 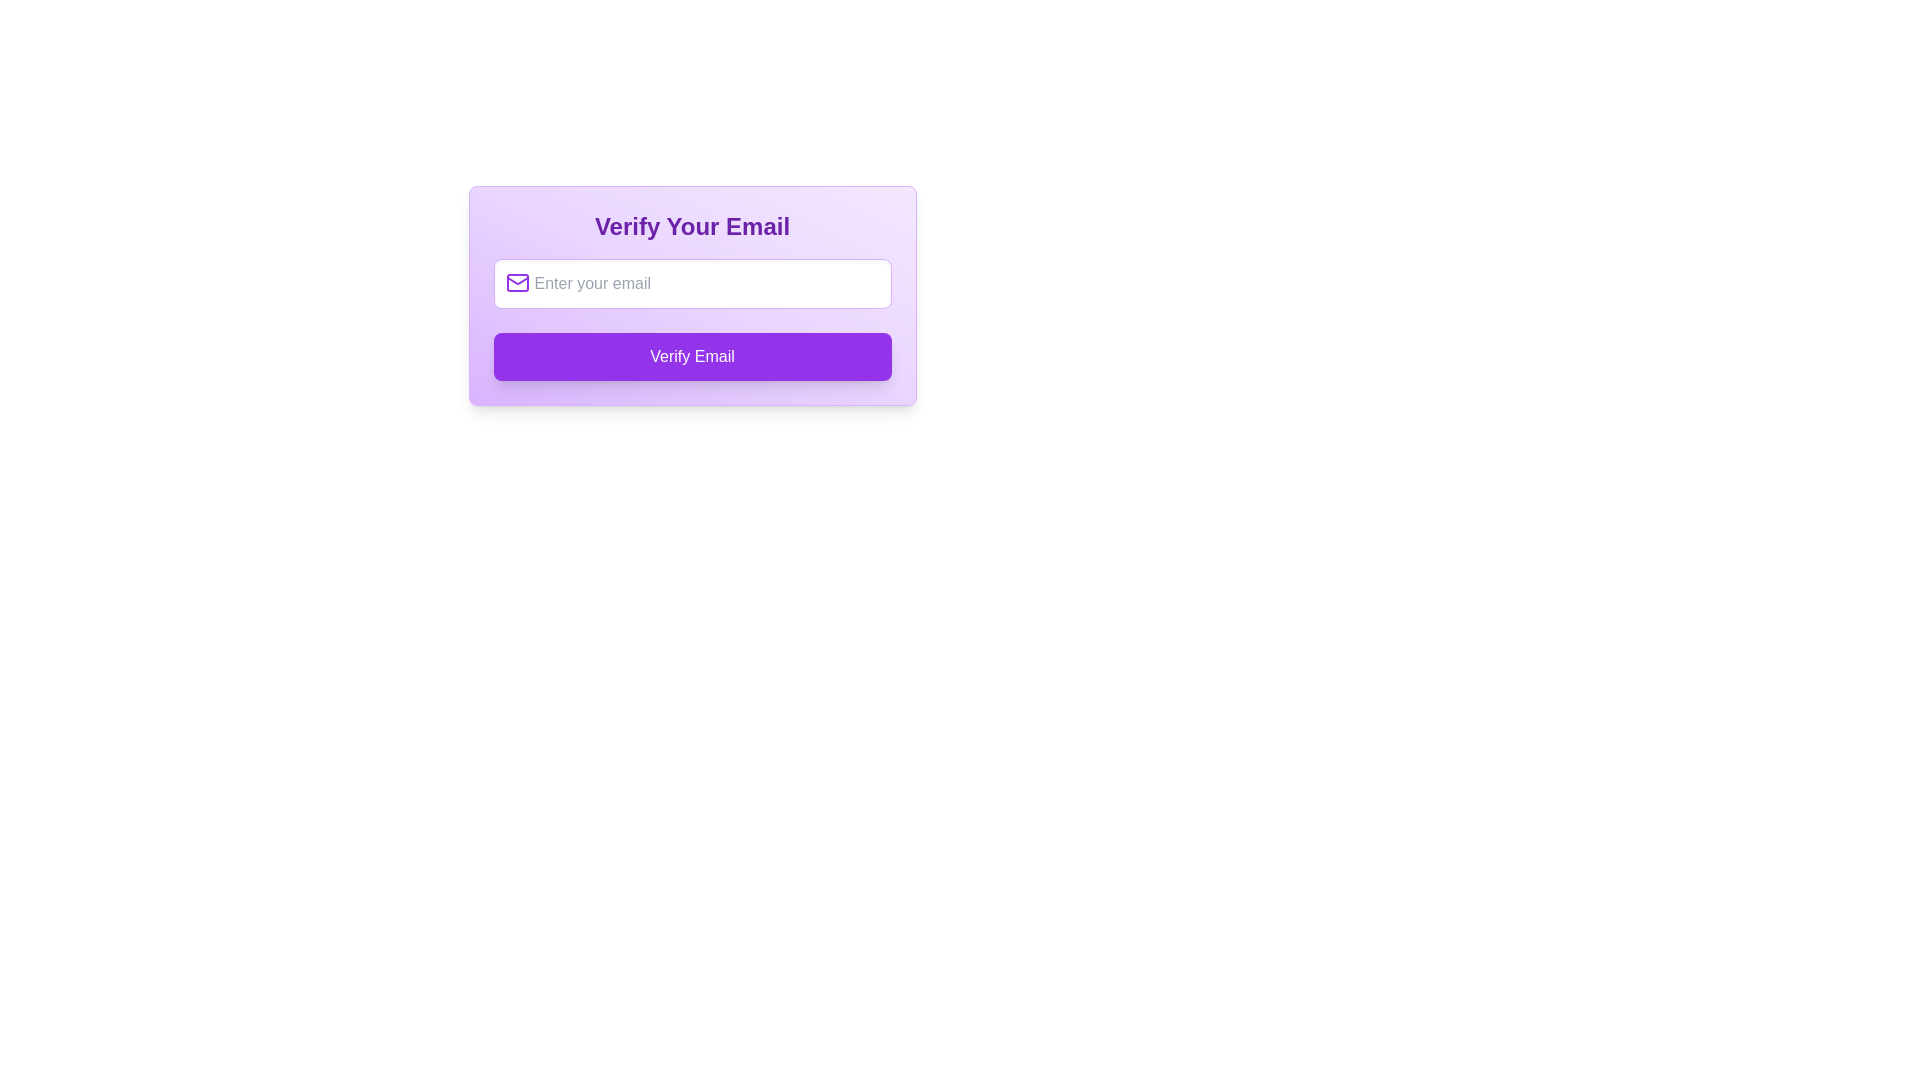 What do you see at coordinates (517, 282) in the screenshot?
I see `the graphical icon part of the email icon within the 'Verify Your Email' interface, positioned to the left of the 'Enter your email' text input field` at bounding box center [517, 282].